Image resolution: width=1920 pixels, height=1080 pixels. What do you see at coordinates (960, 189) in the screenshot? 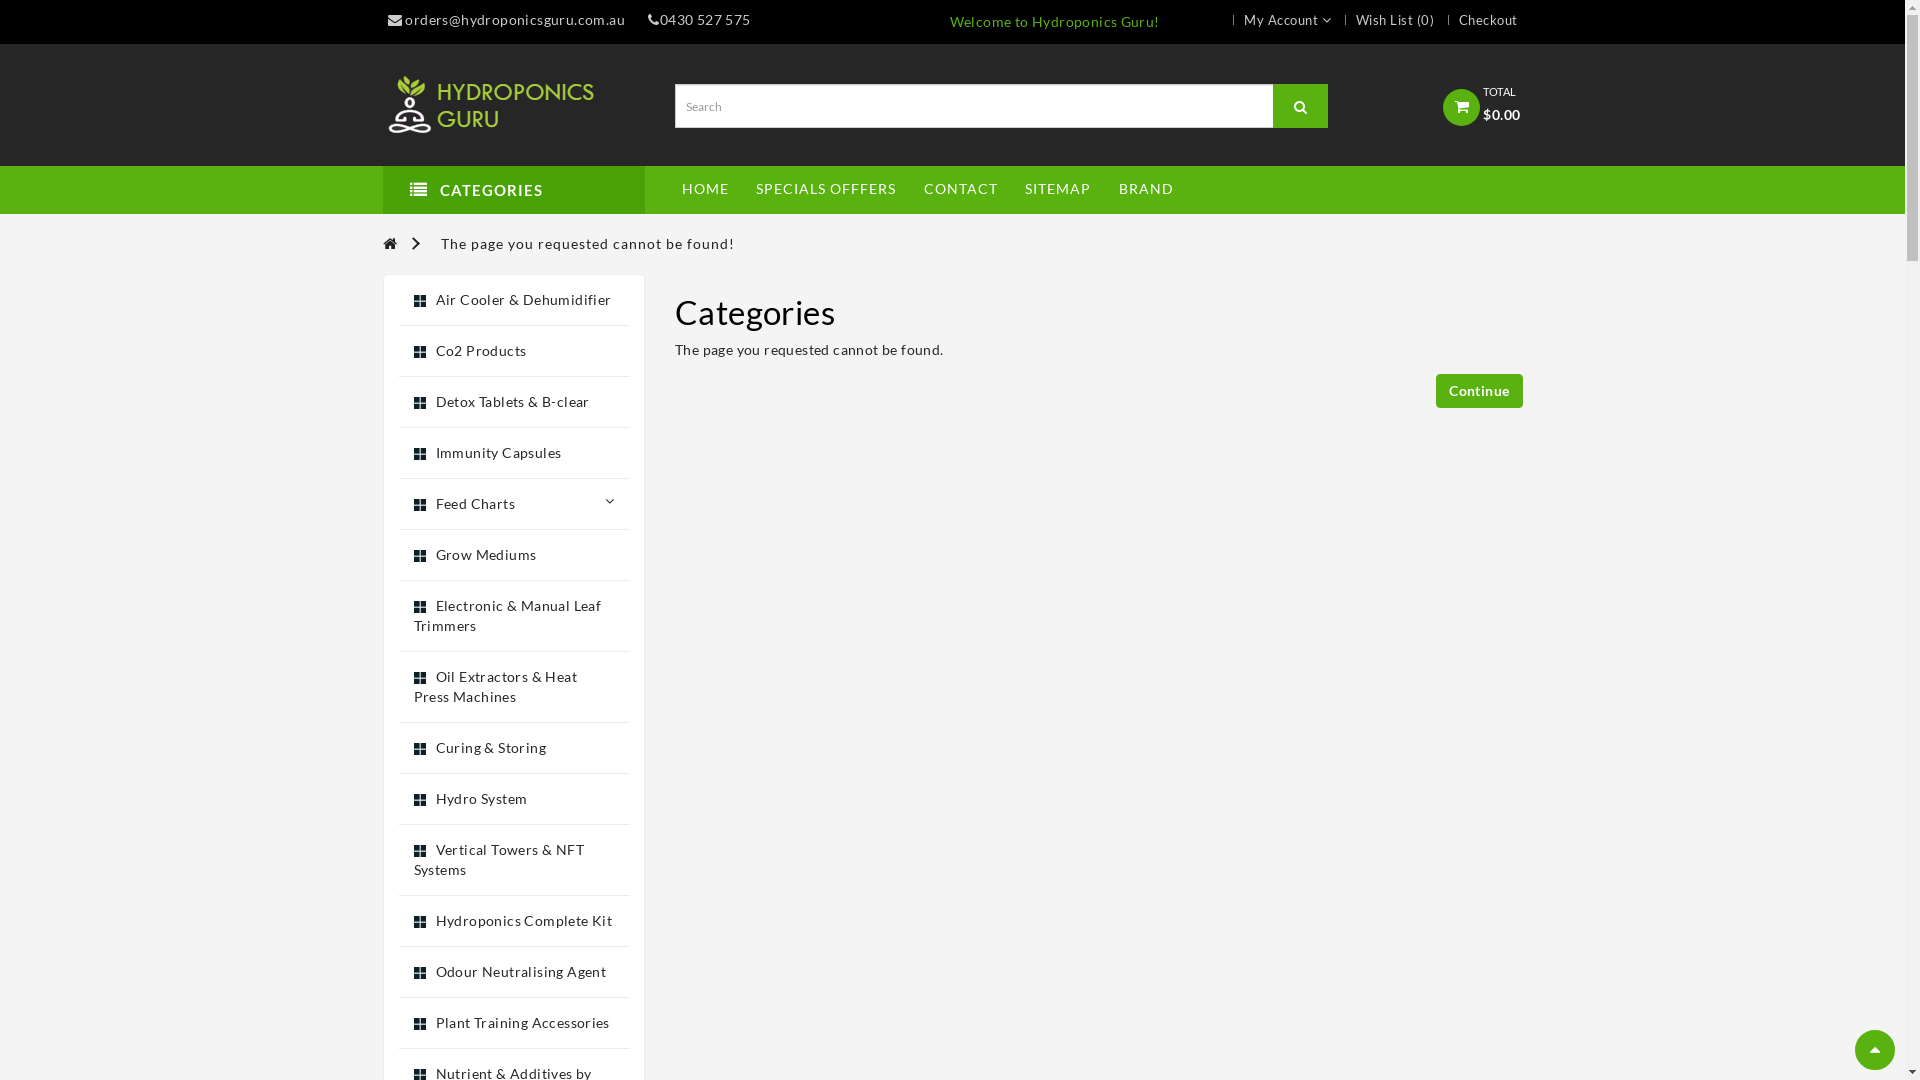
I see `'CONTACT'` at bounding box center [960, 189].